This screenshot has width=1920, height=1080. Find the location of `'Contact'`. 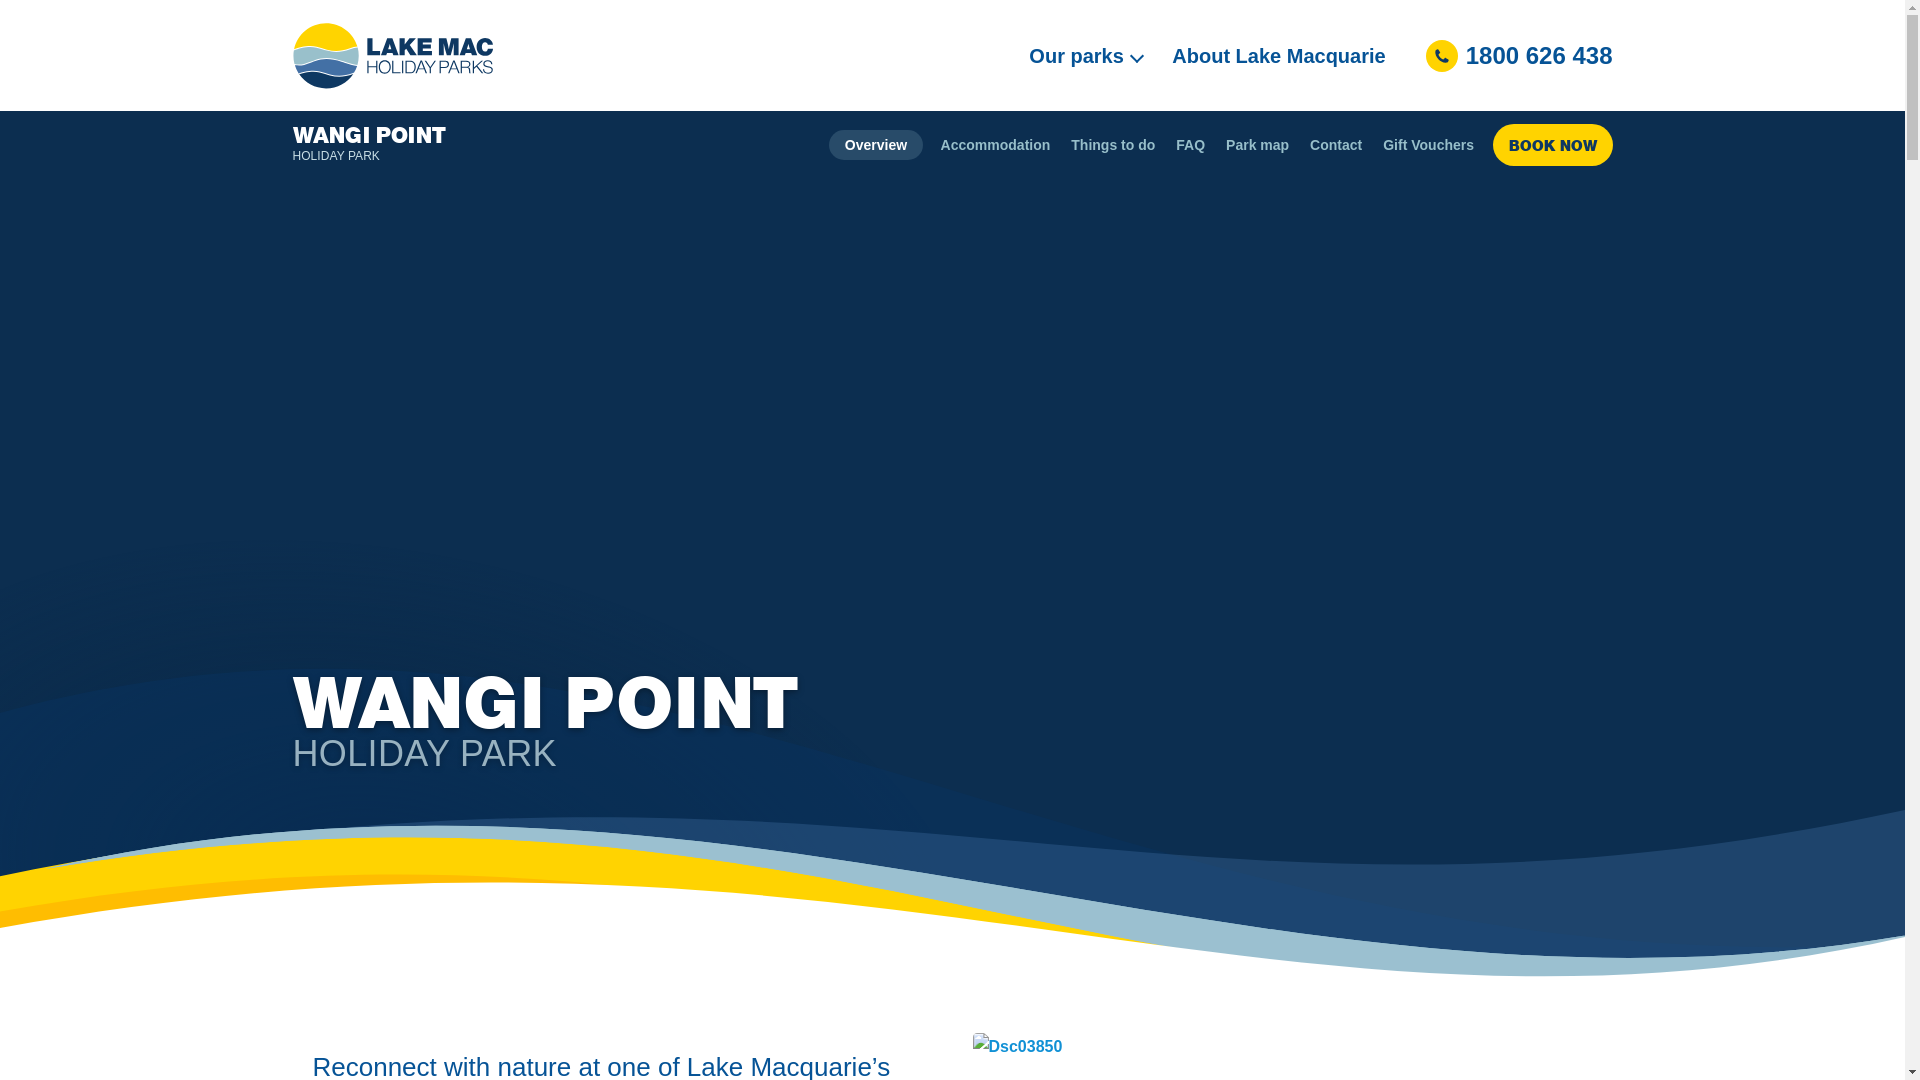

'Contact' is located at coordinates (1336, 144).